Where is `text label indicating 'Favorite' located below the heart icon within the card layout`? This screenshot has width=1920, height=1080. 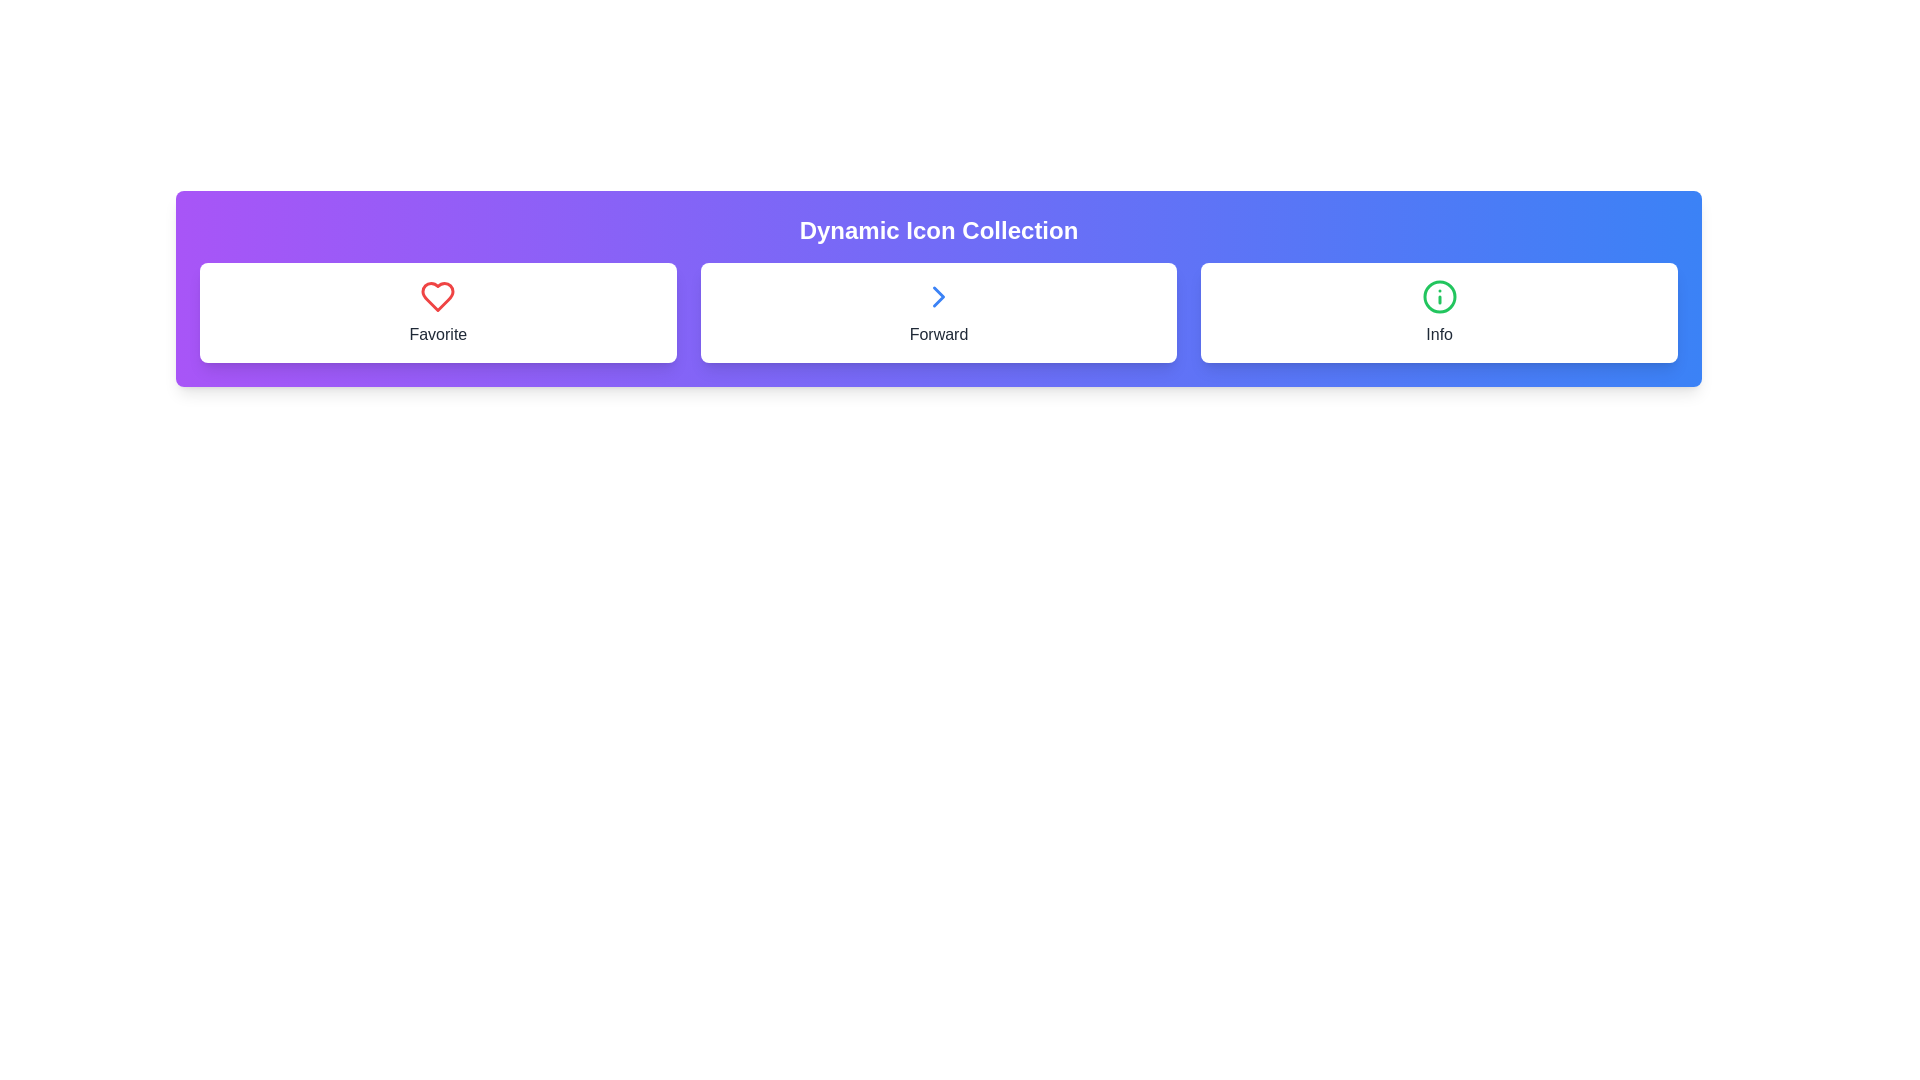
text label indicating 'Favorite' located below the heart icon within the card layout is located at coordinates (437, 334).